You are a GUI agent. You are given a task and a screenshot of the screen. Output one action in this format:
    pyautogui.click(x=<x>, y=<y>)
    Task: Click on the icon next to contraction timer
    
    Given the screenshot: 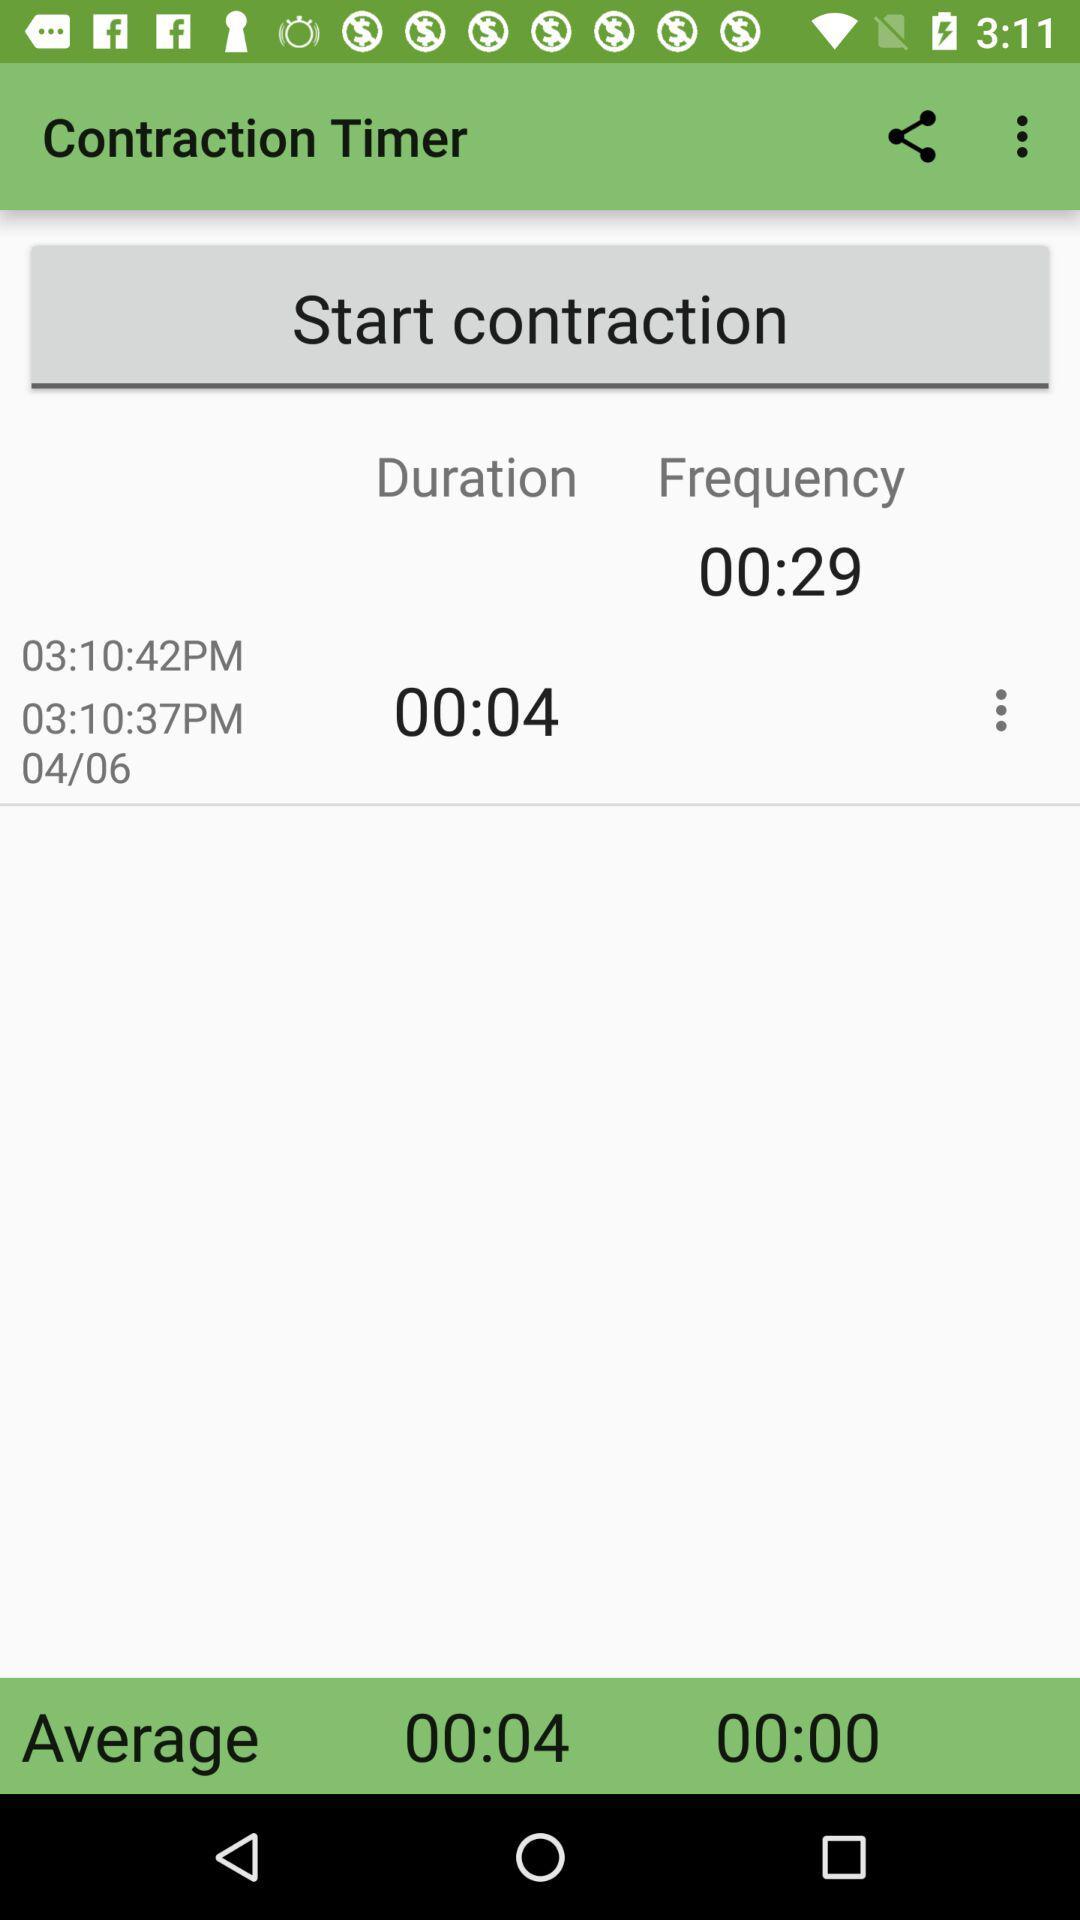 What is the action you would take?
    pyautogui.click(x=911, y=135)
    